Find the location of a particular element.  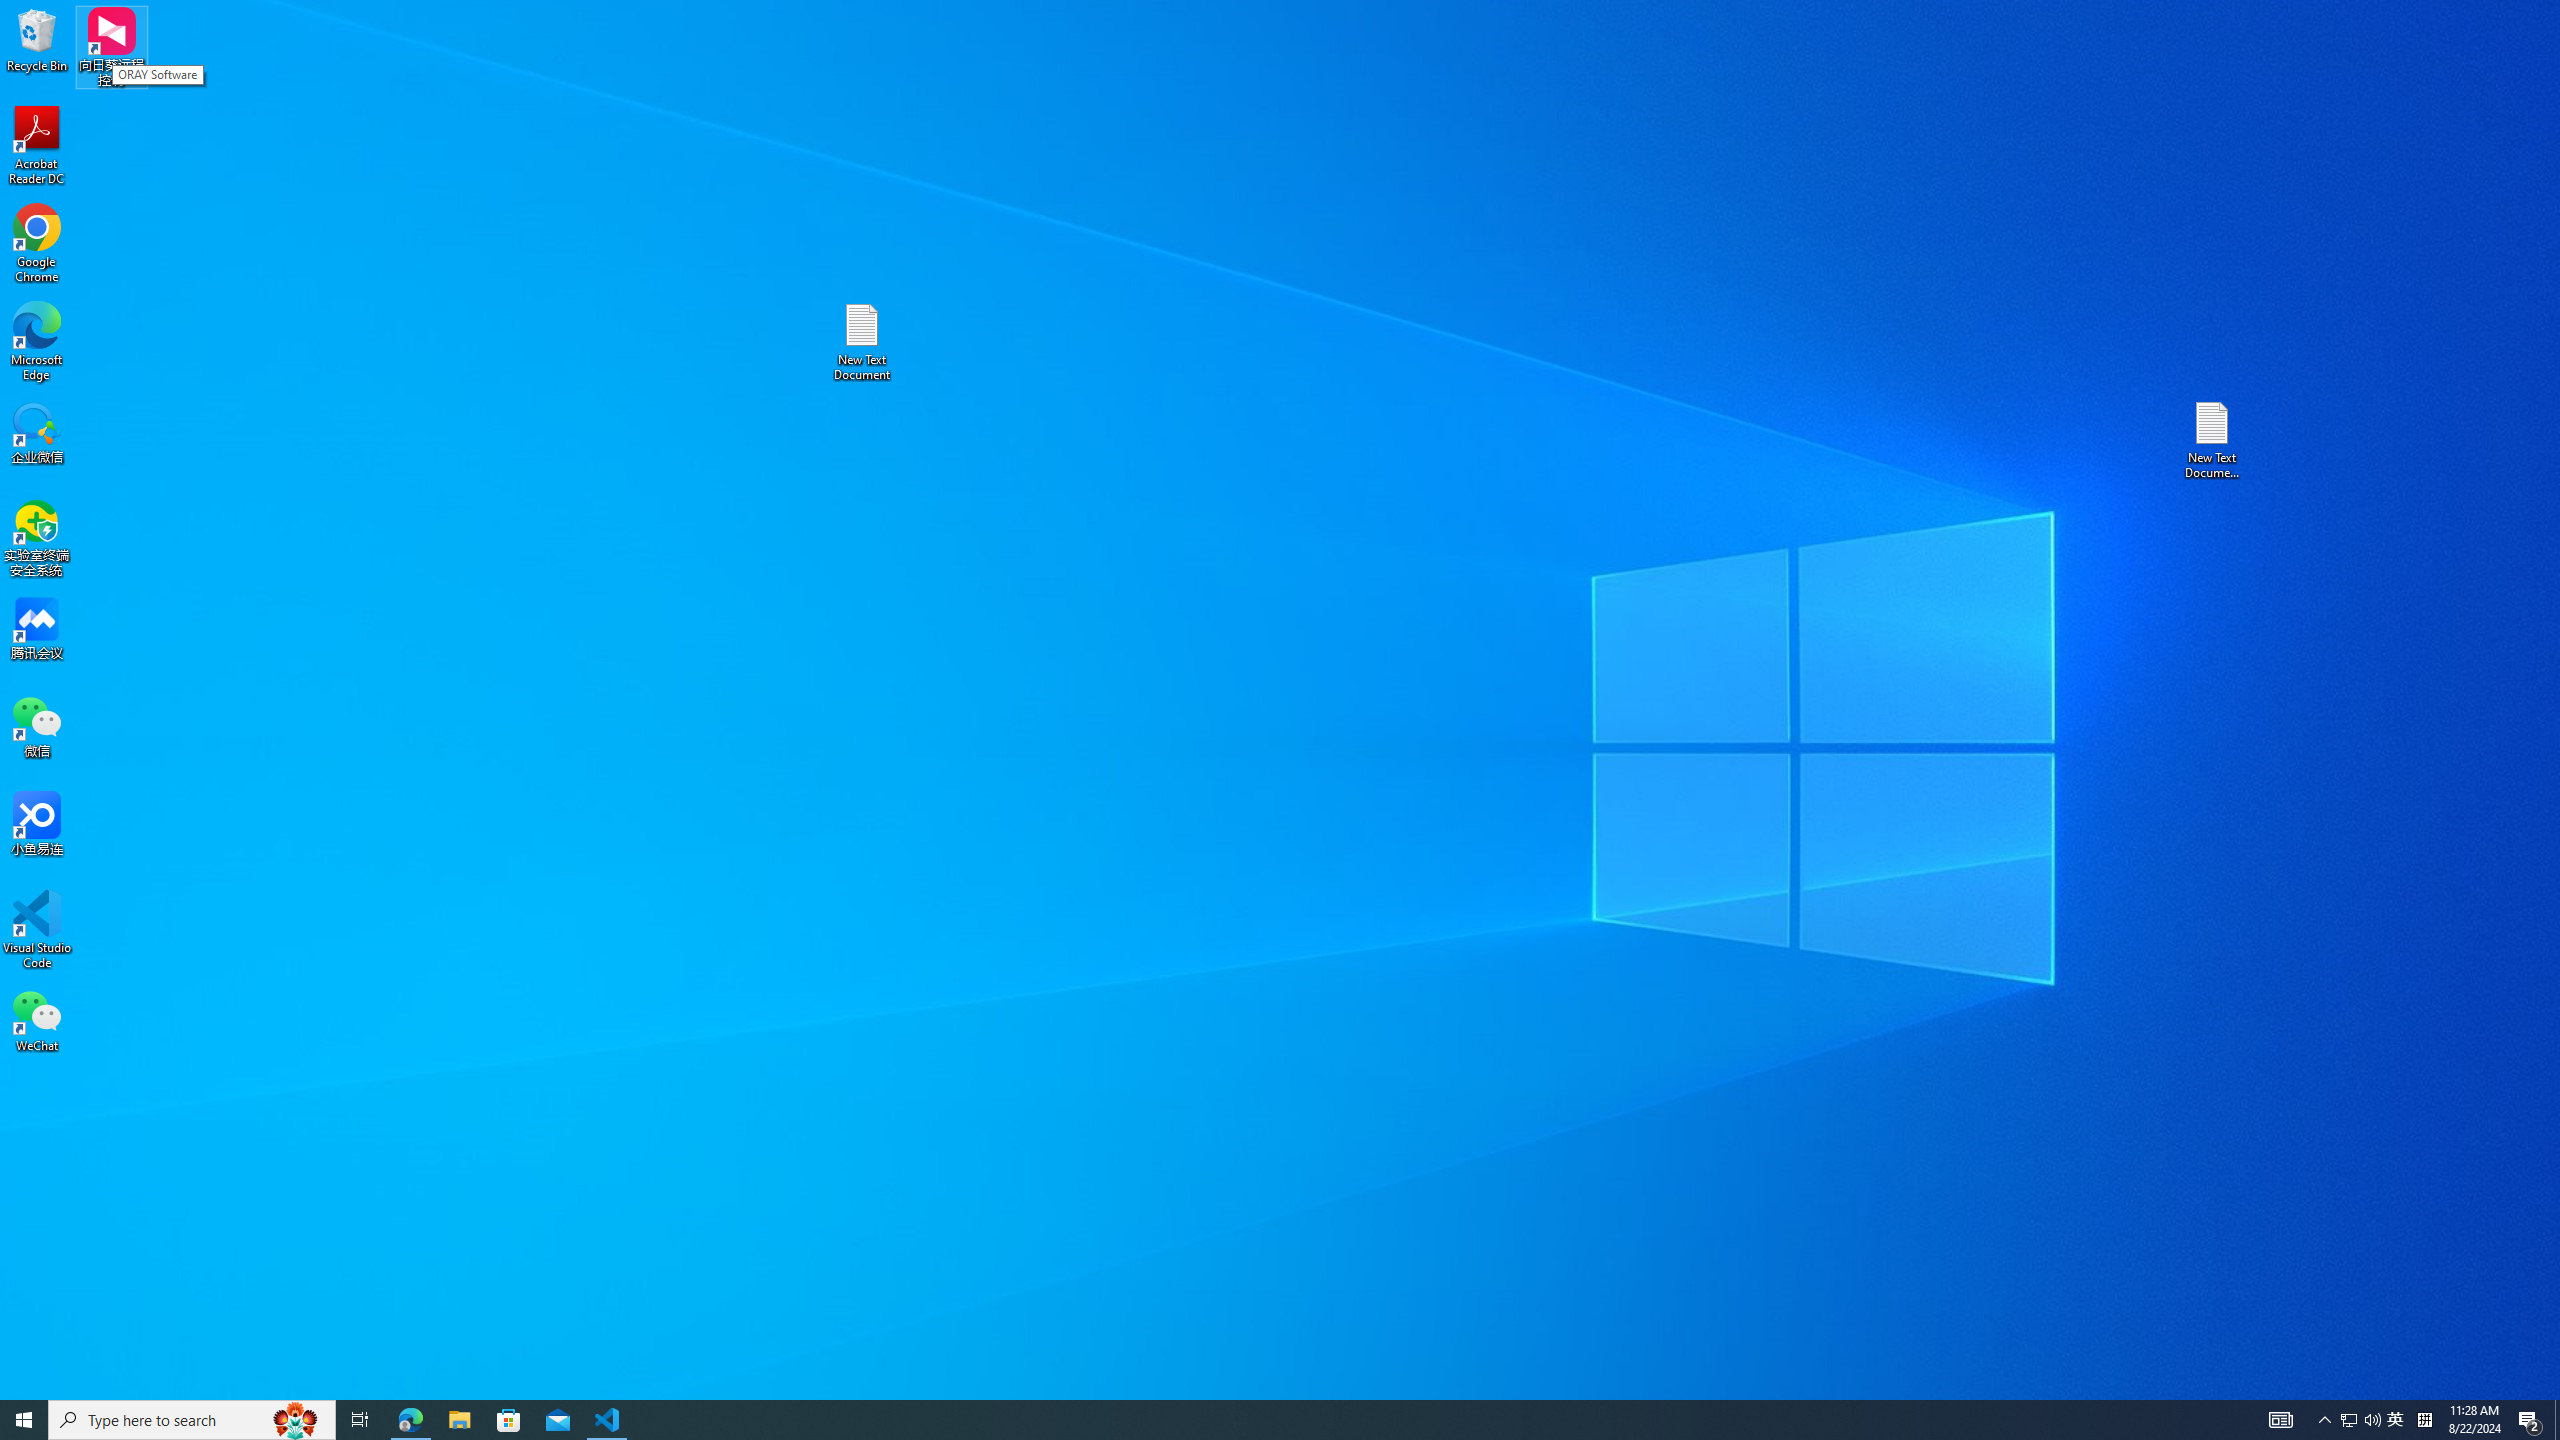

'Search highlights icon opens search home window' is located at coordinates (294, 1418).